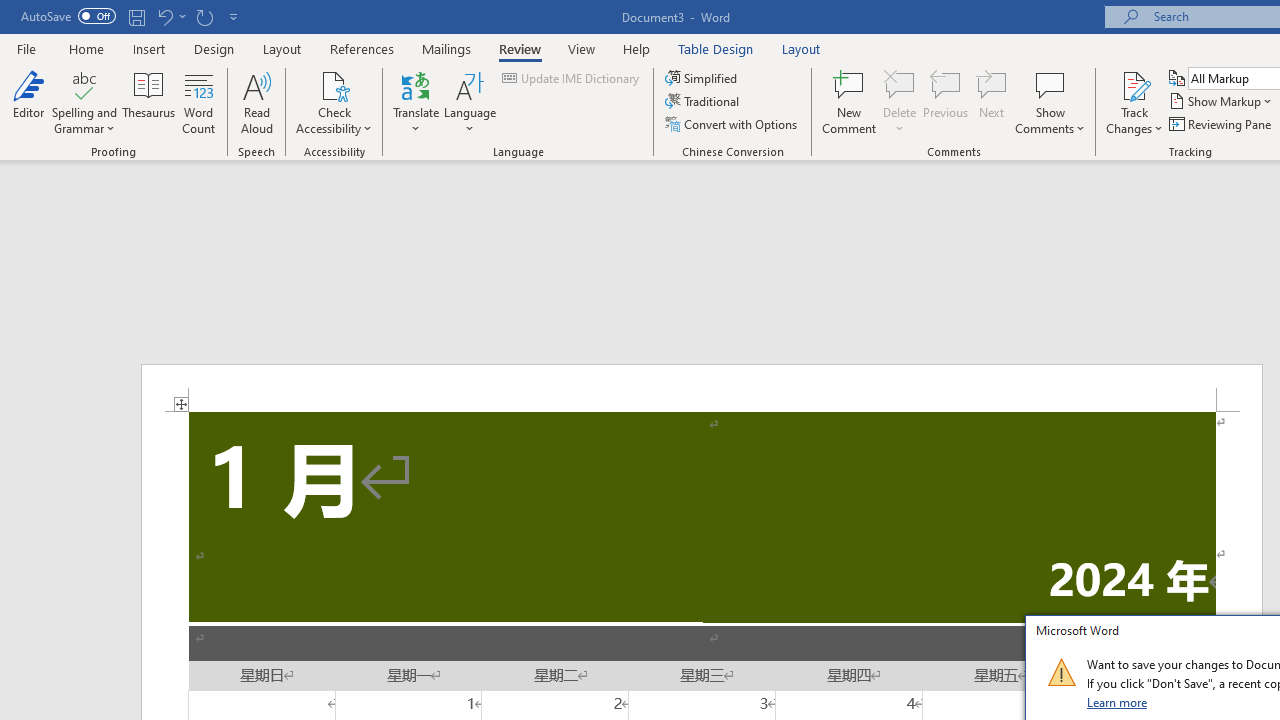 Image resolution: width=1280 pixels, height=720 pixels. What do you see at coordinates (170, 16) in the screenshot?
I see `'Undo Apply Quick Style'` at bounding box center [170, 16].